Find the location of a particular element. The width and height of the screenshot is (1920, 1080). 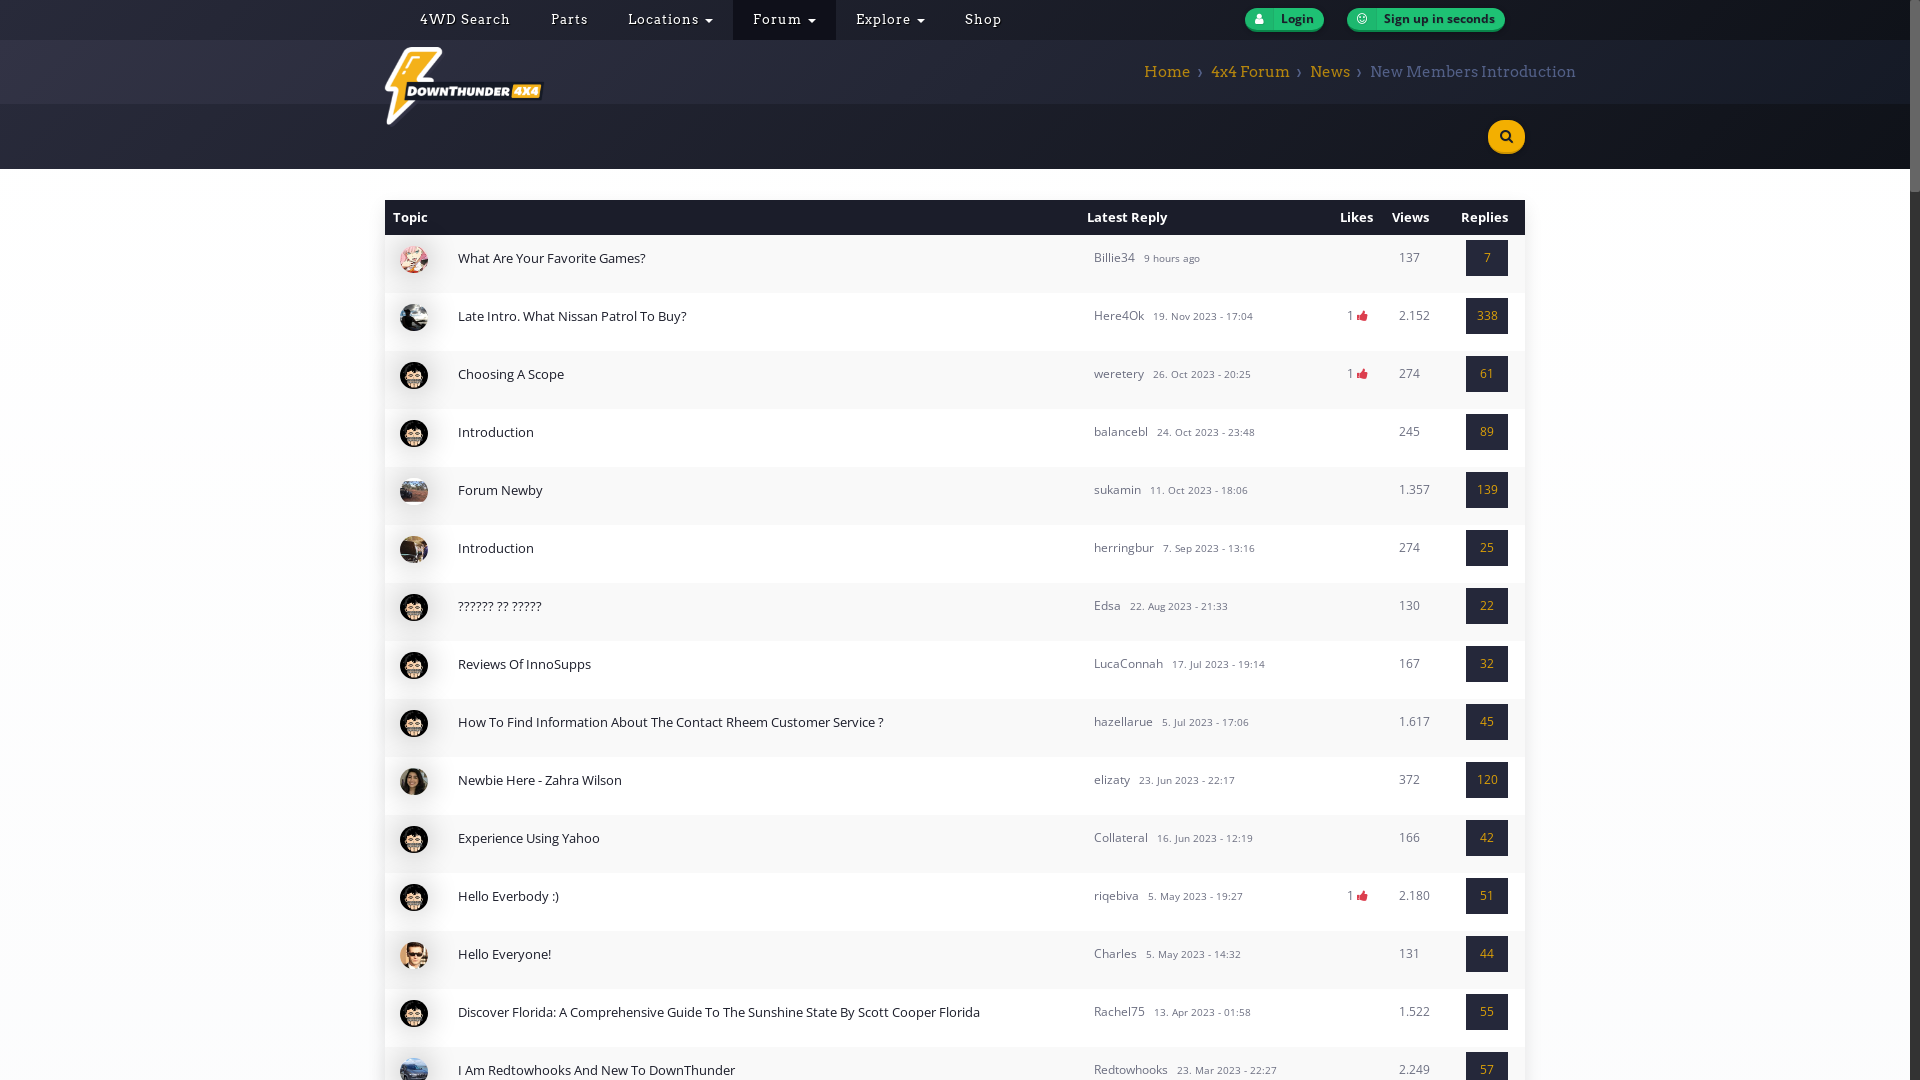

'4x4 Forum' is located at coordinates (1249, 71).